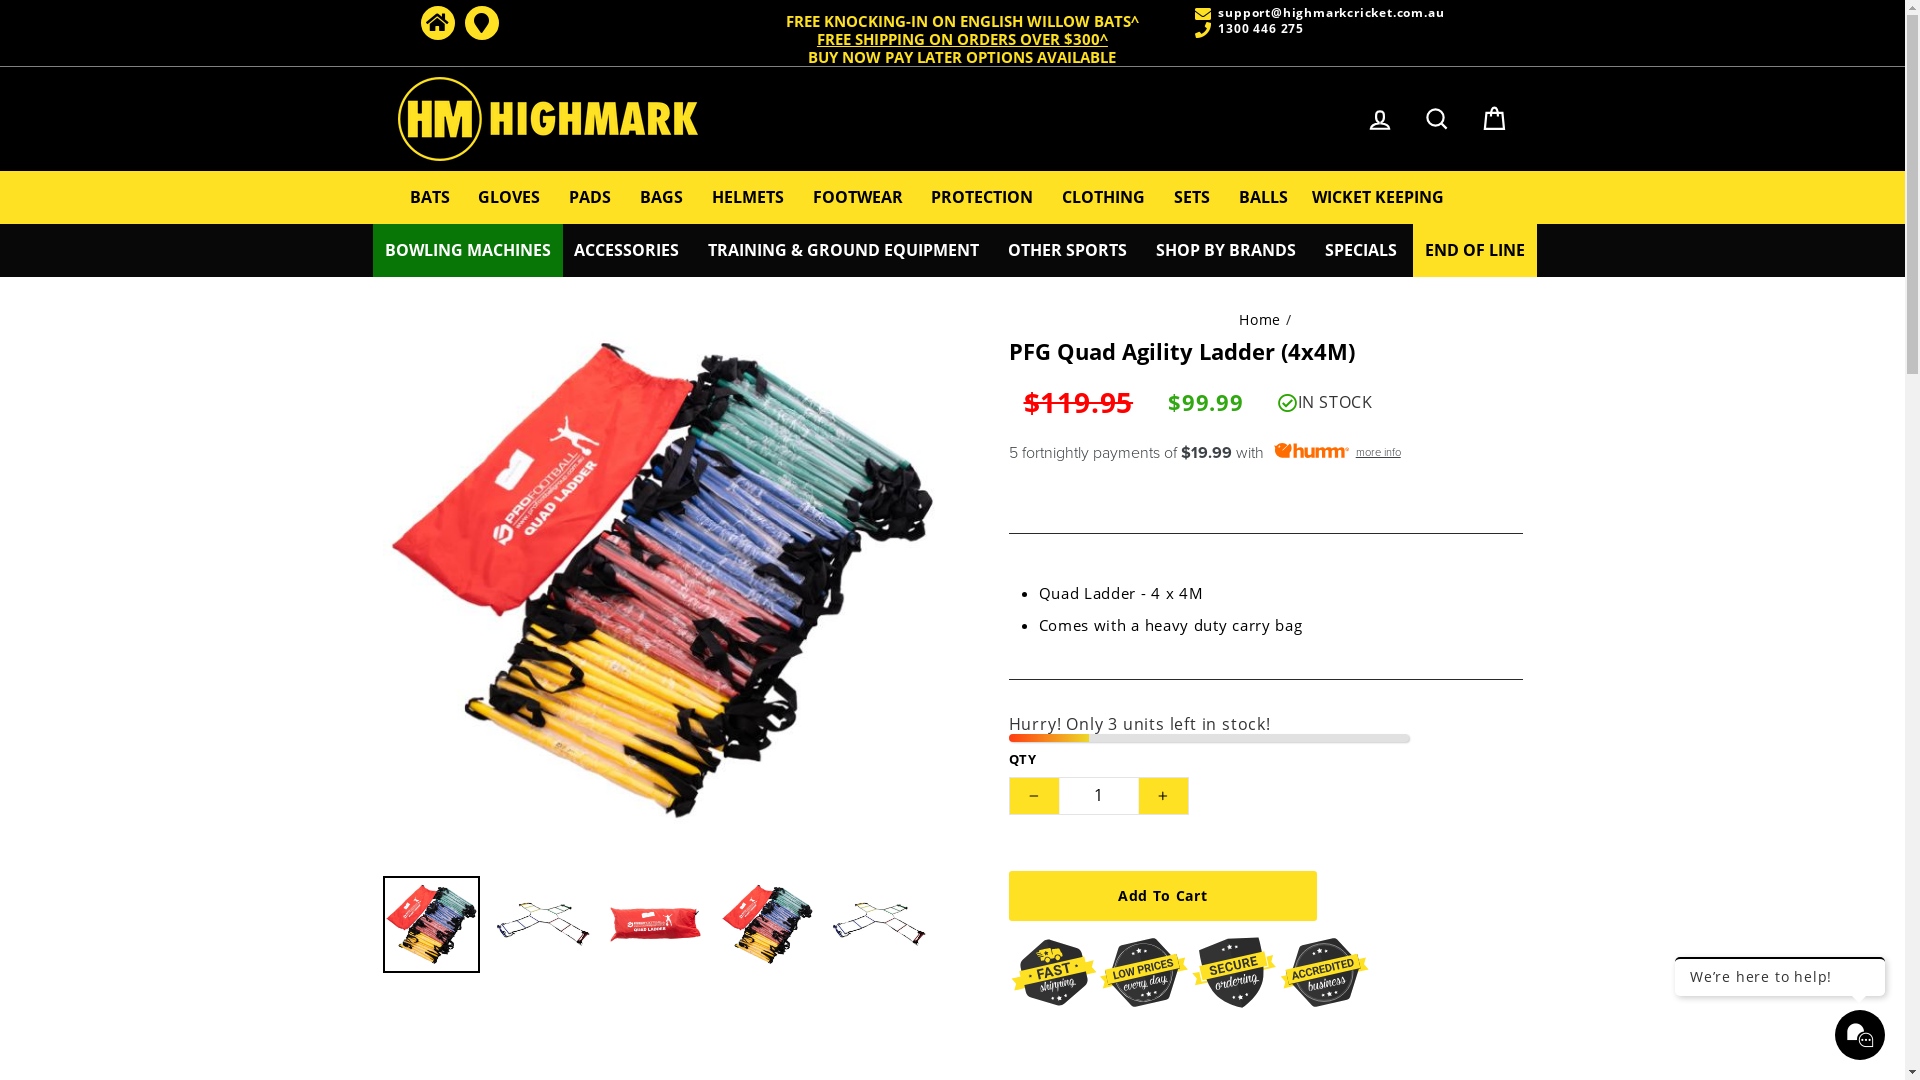 The height and width of the screenshot is (1080, 1920). Describe the element at coordinates (1493, 119) in the screenshot. I see `'CART'` at that location.